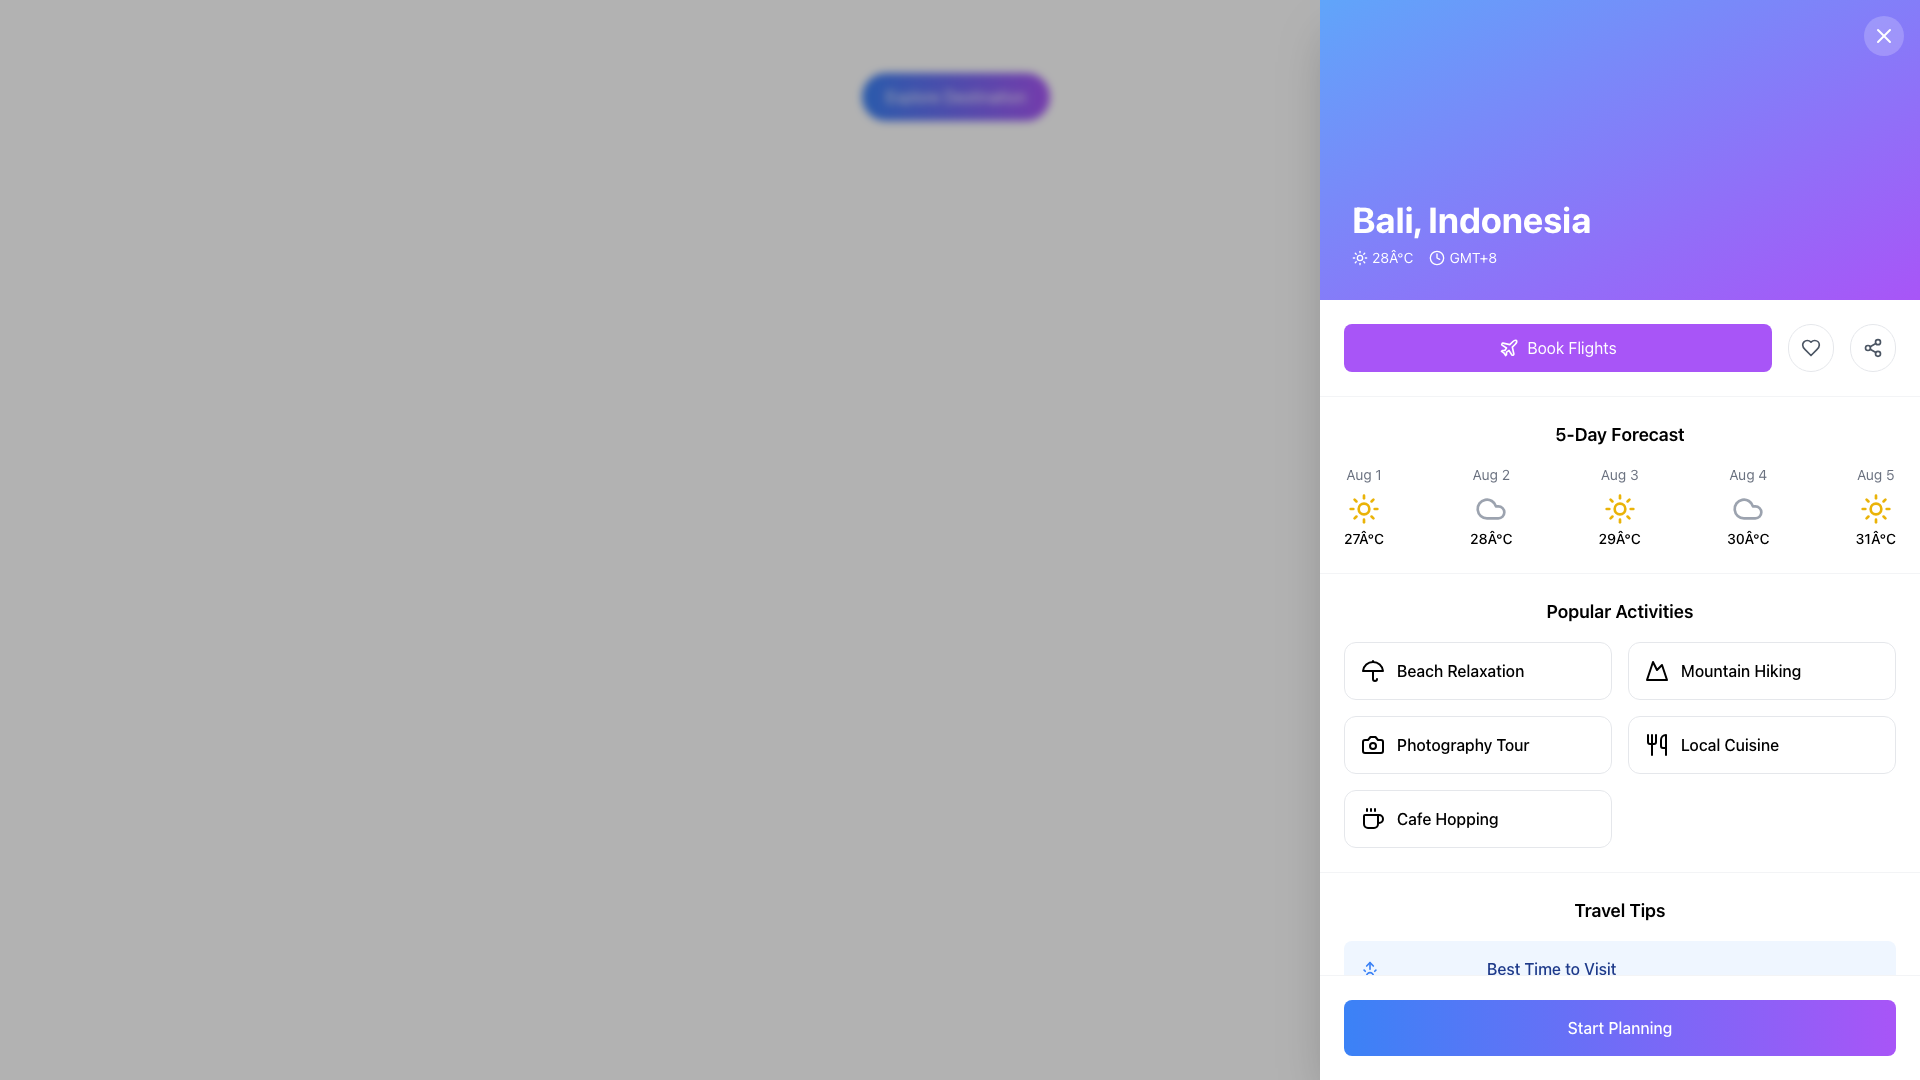 The height and width of the screenshot is (1080, 1920). I want to click on the sunny weather icon located to the left of the temperature text '28°C' in the upper section of the interface, beside the location information about Bali, Indonesia, so click(1359, 257).